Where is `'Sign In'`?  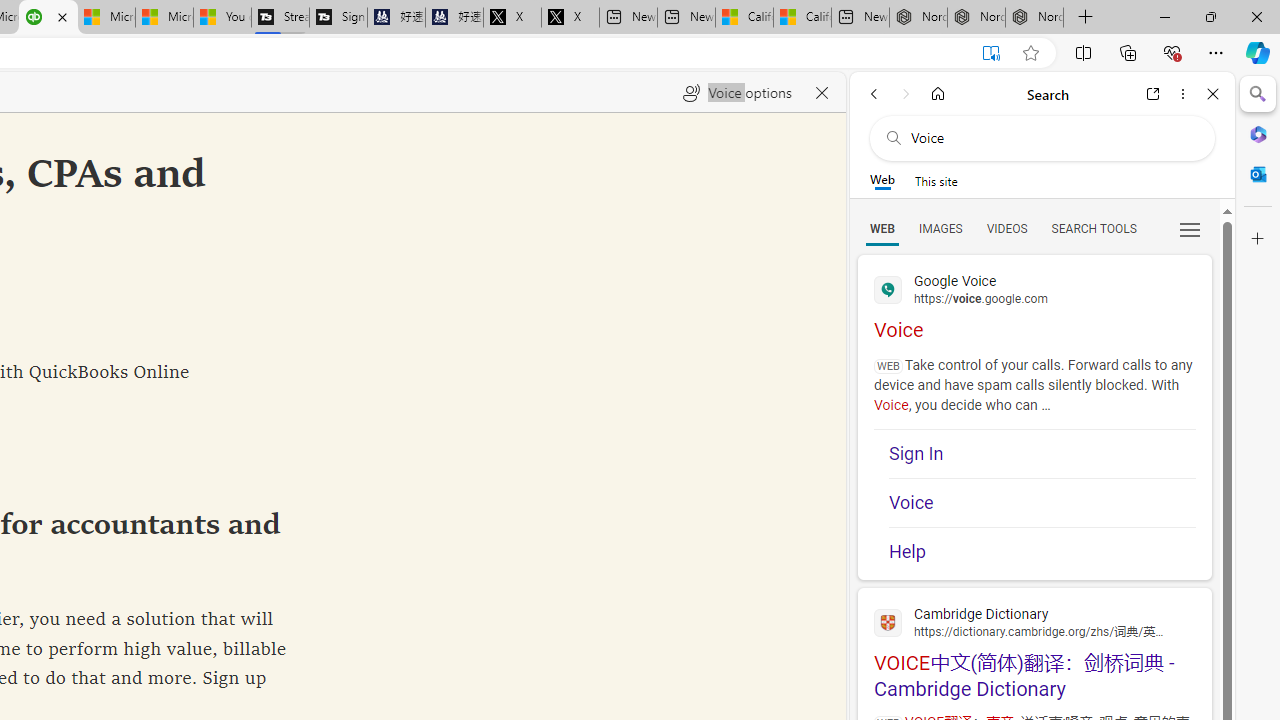 'Sign In' is located at coordinates (1041, 453).